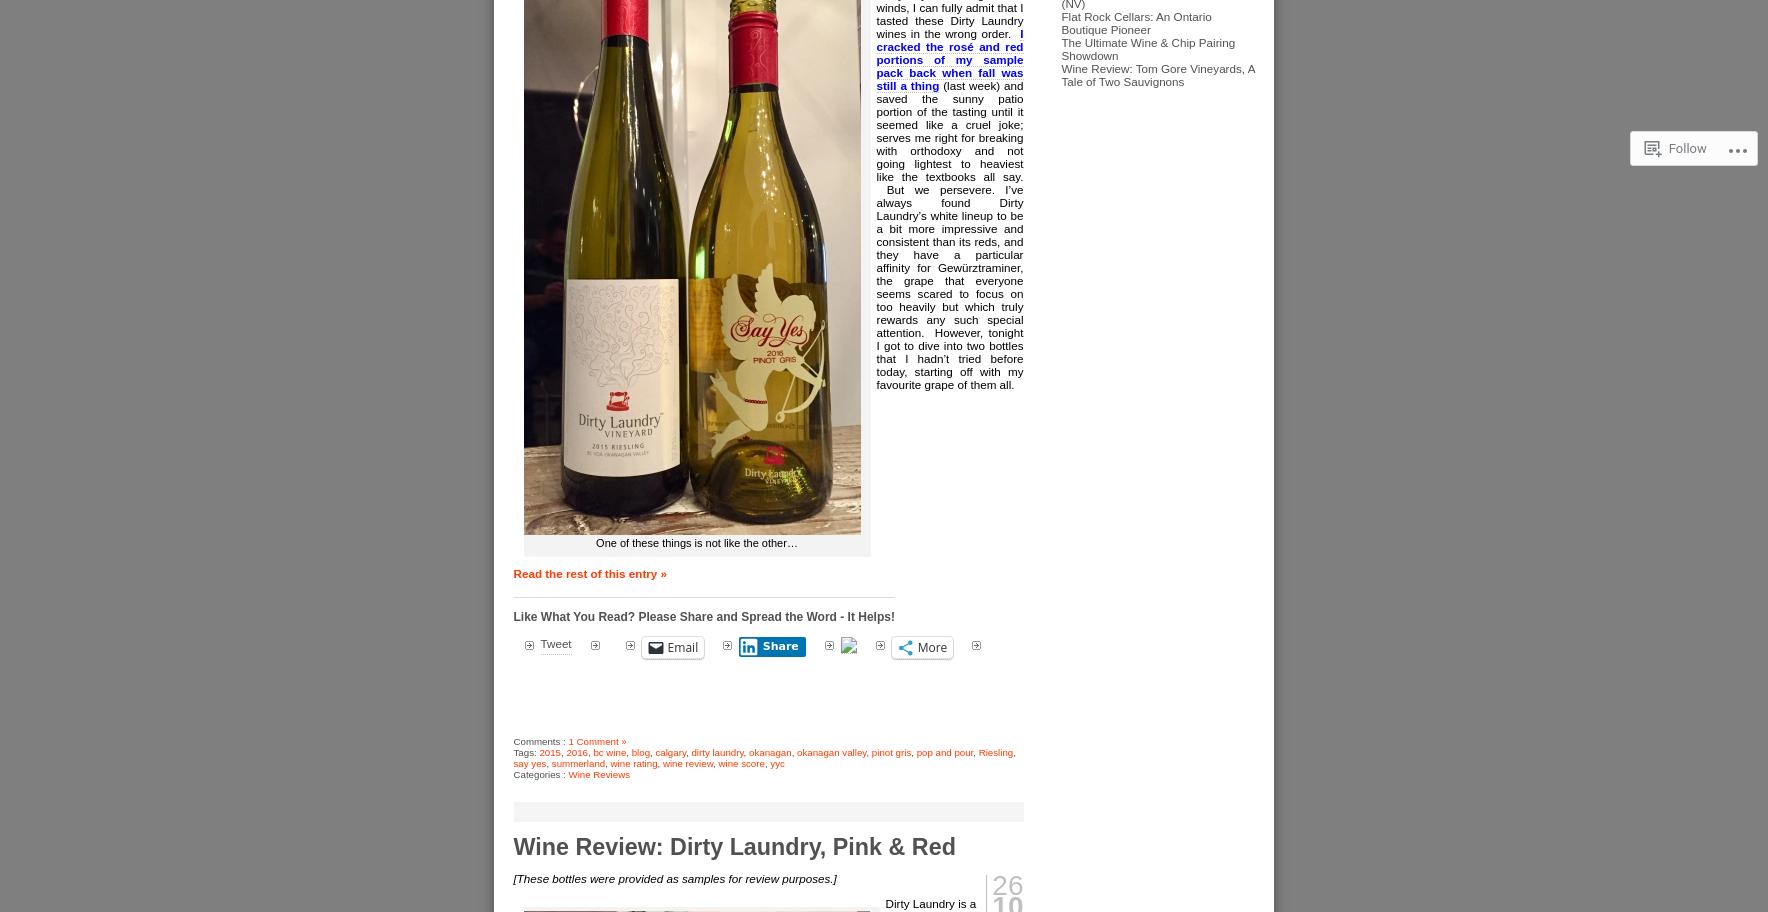 The height and width of the screenshot is (912, 1768). What do you see at coordinates (687, 763) in the screenshot?
I see `'wine review'` at bounding box center [687, 763].